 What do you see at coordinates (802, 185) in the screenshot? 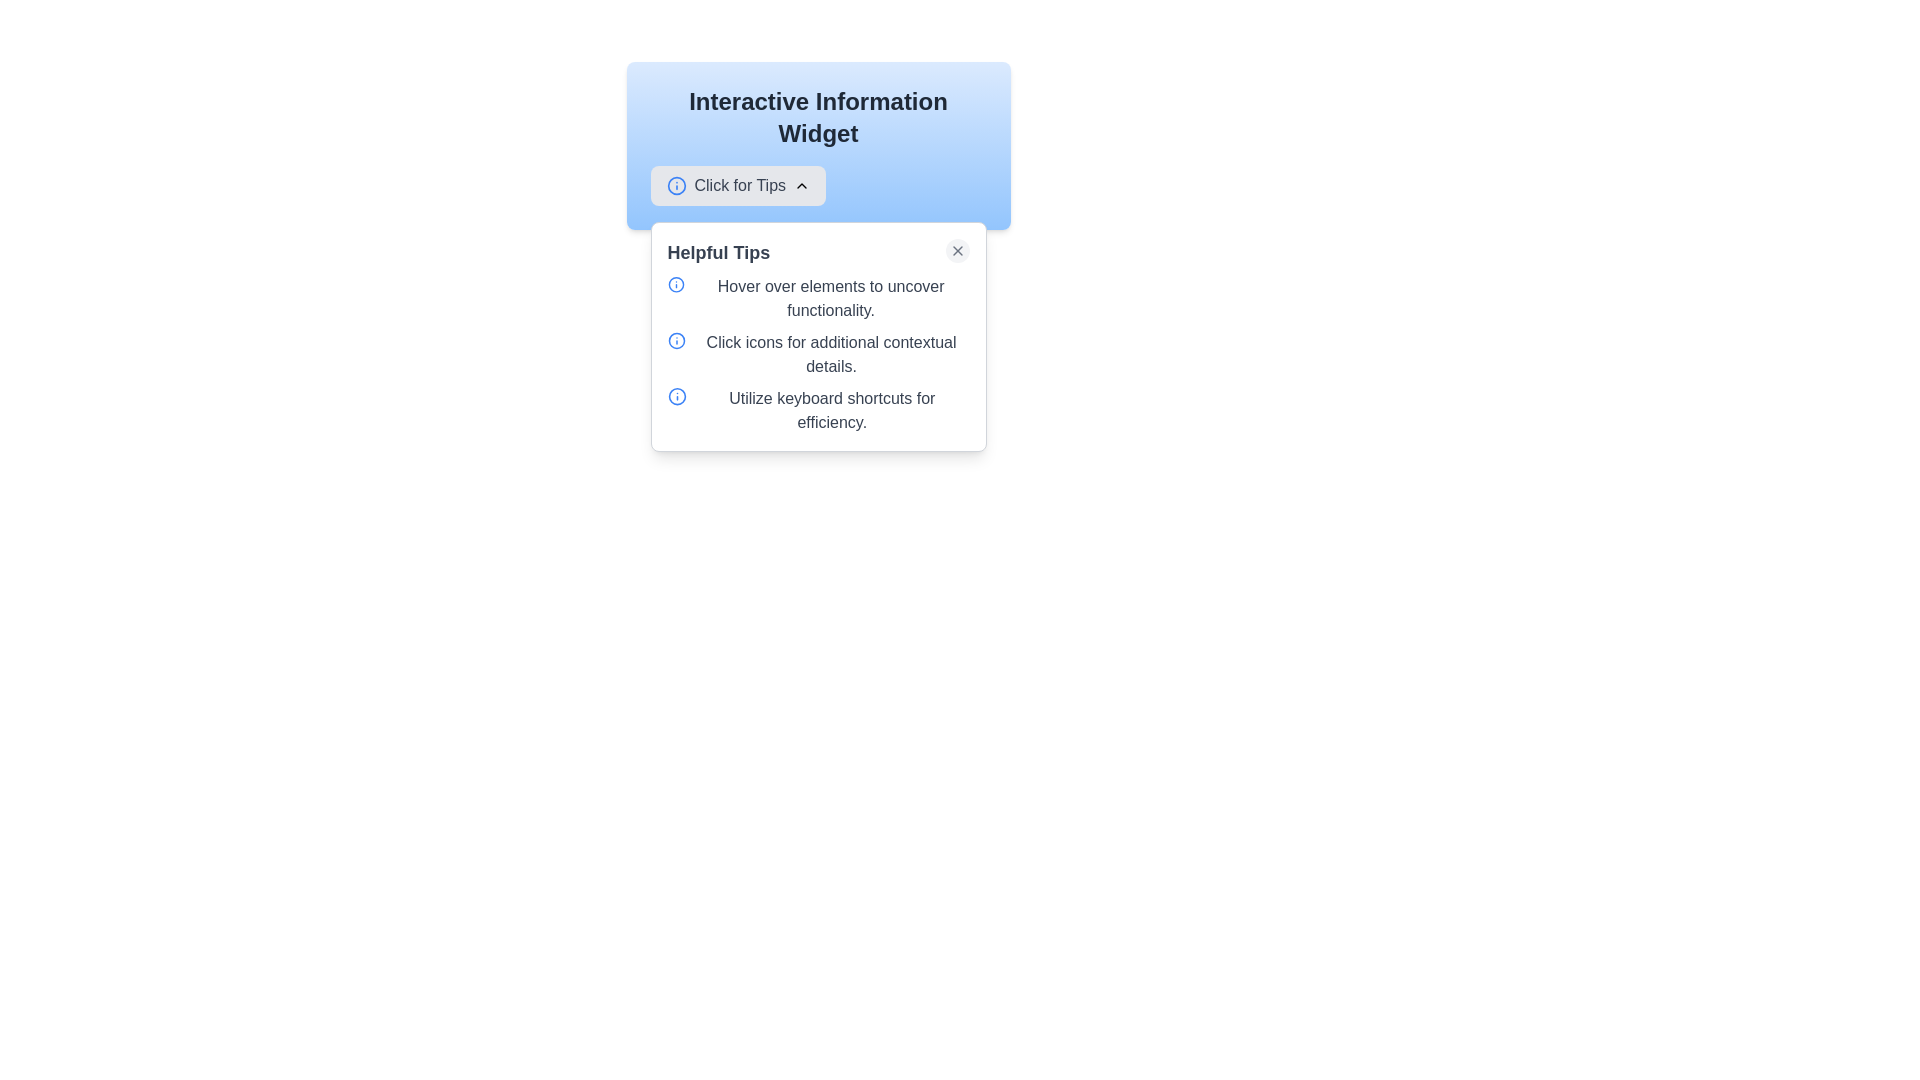
I see `the chevron up icon located next to the 'Click for Tips' text` at bounding box center [802, 185].